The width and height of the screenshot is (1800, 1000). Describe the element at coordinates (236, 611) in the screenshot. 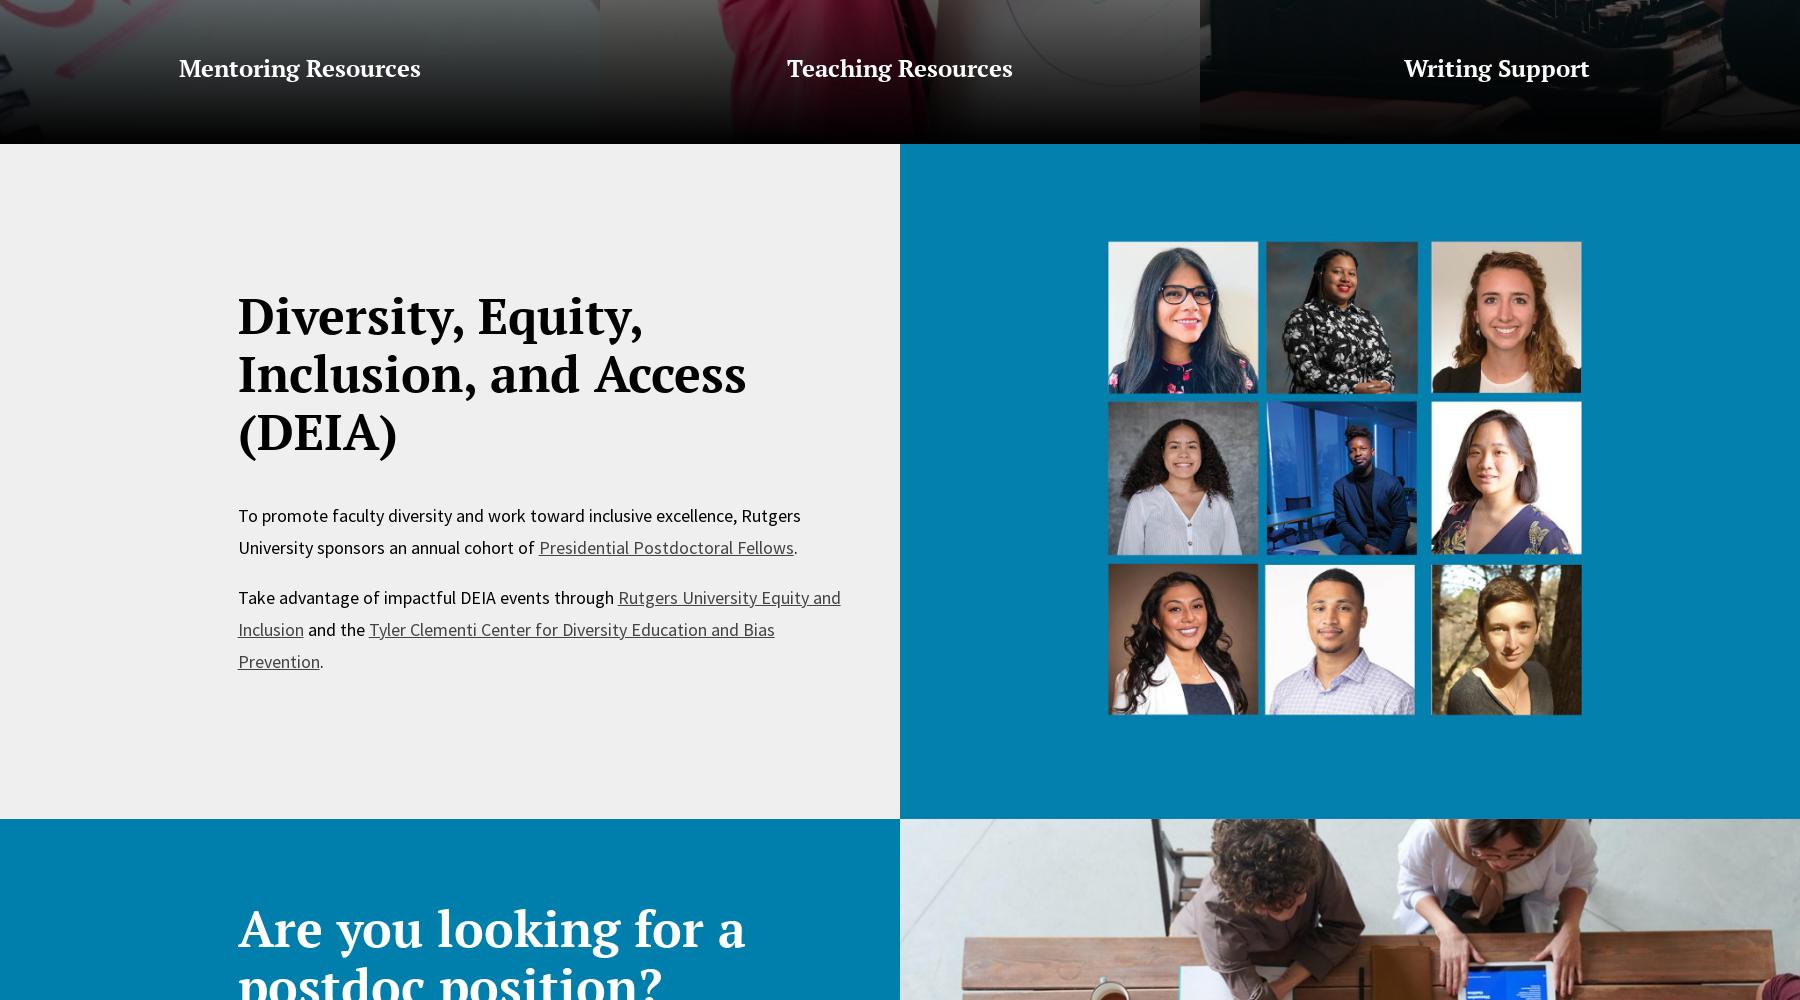

I see `'Rutgers University Equity and Inclusion'` at that location.